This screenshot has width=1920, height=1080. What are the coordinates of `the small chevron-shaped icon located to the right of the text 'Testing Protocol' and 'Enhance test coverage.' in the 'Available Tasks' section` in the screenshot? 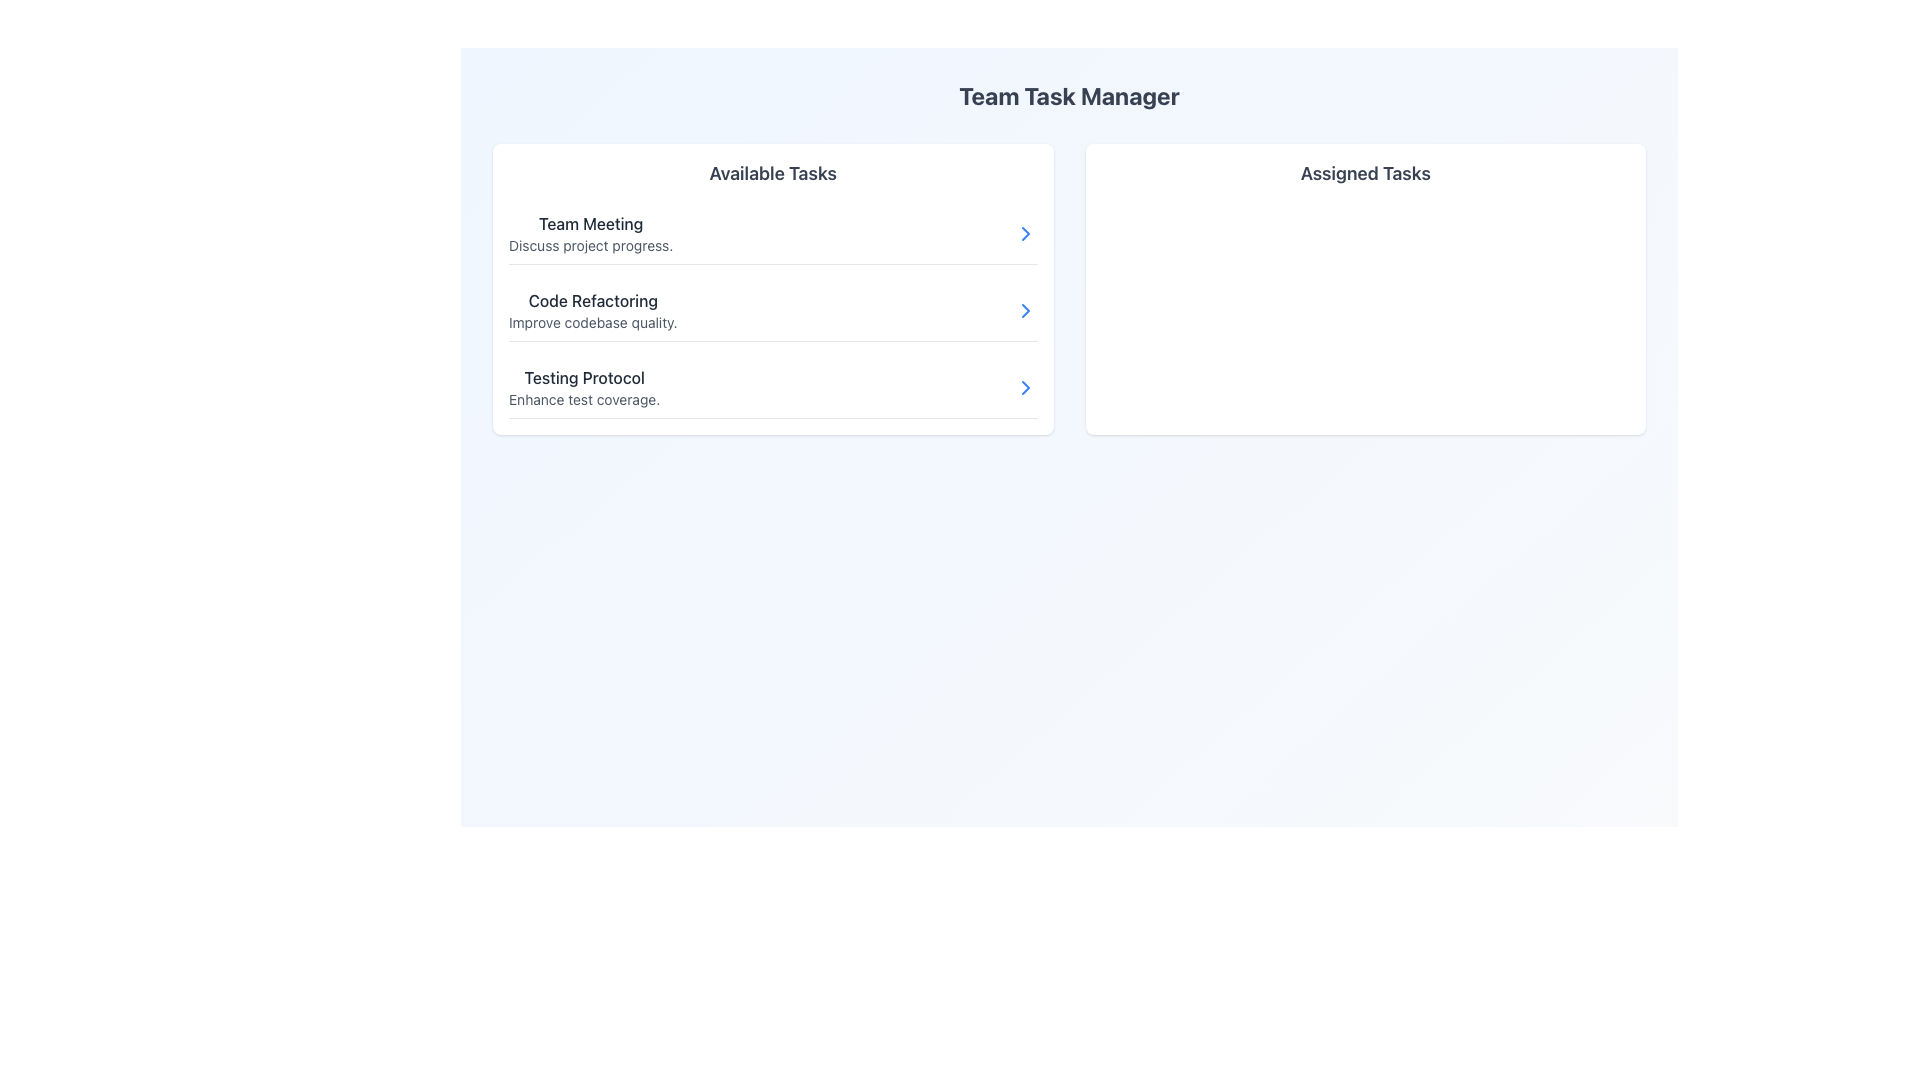 It's located at (1025, 388).